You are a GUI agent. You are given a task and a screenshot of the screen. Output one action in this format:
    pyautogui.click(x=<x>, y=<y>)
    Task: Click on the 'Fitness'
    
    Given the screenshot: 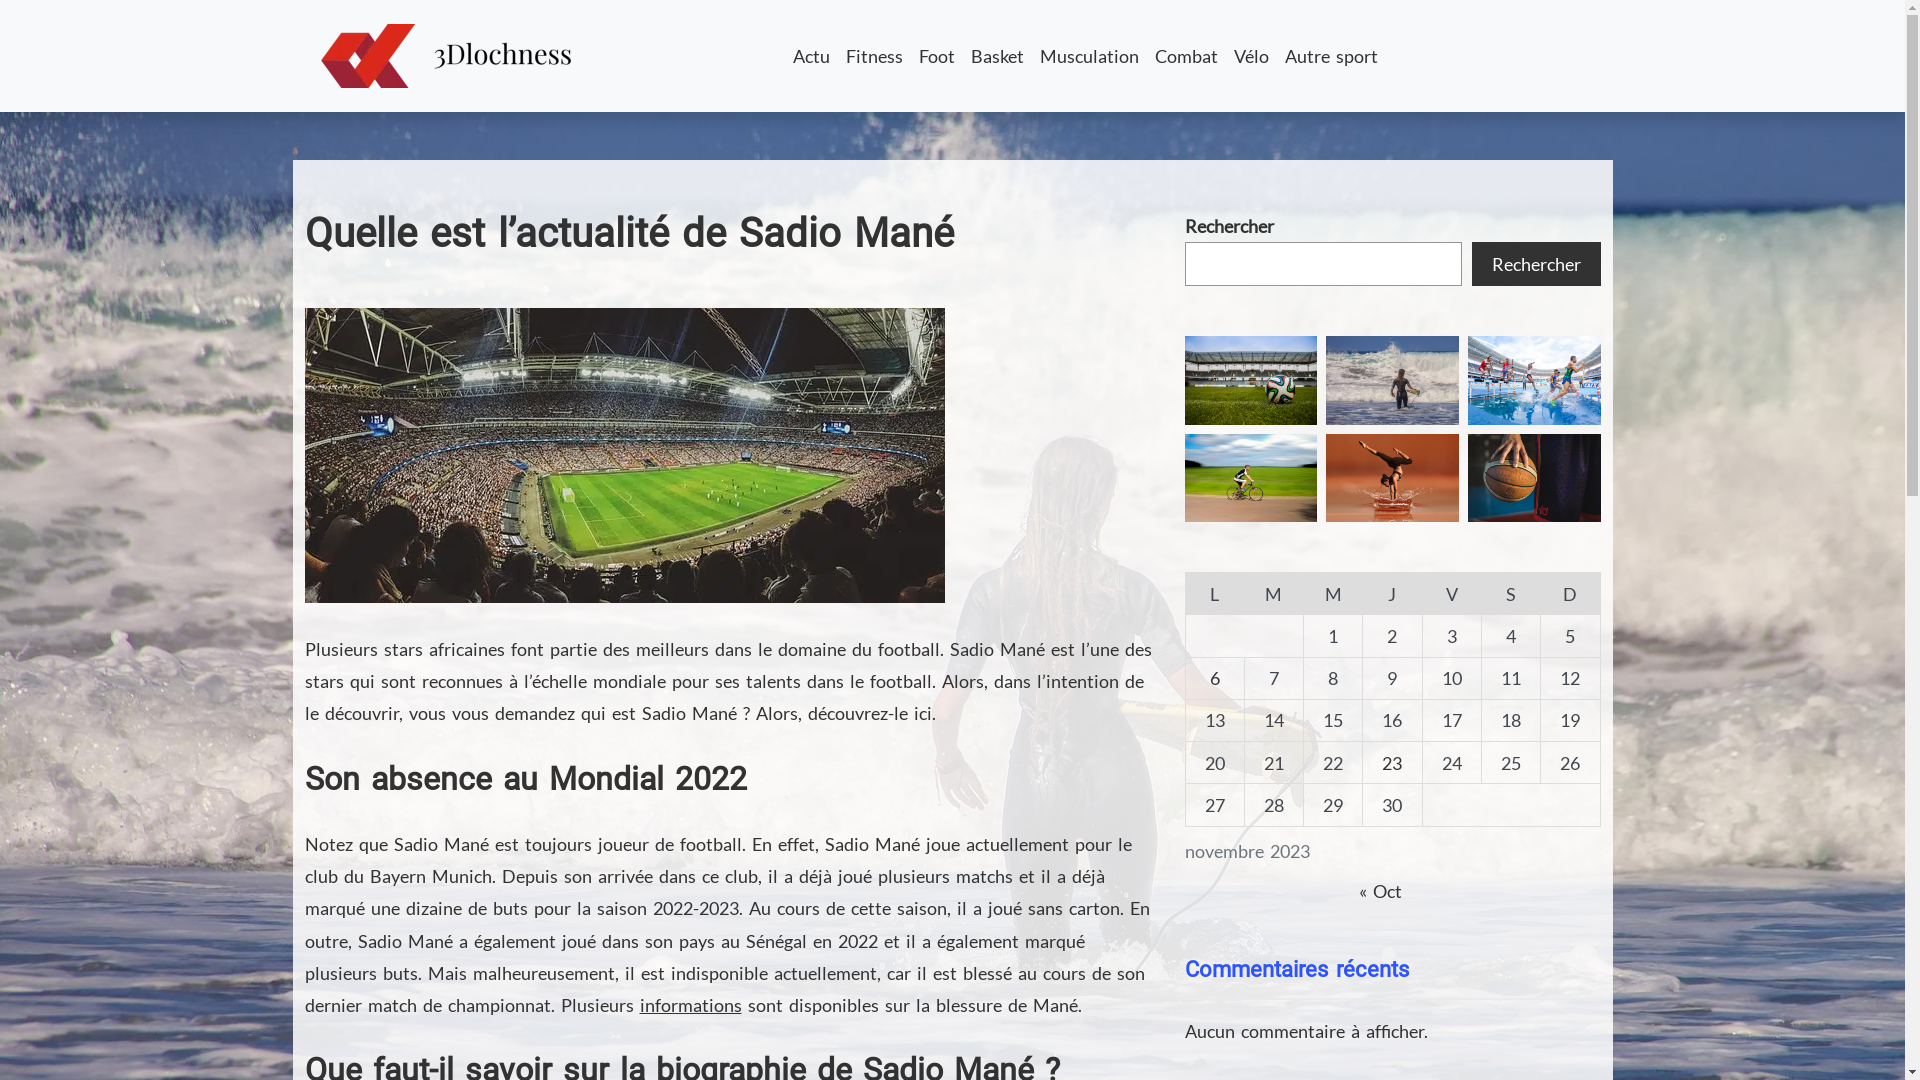 What is the action you would take?
    pyautogui.click(x=874, y=55)
    